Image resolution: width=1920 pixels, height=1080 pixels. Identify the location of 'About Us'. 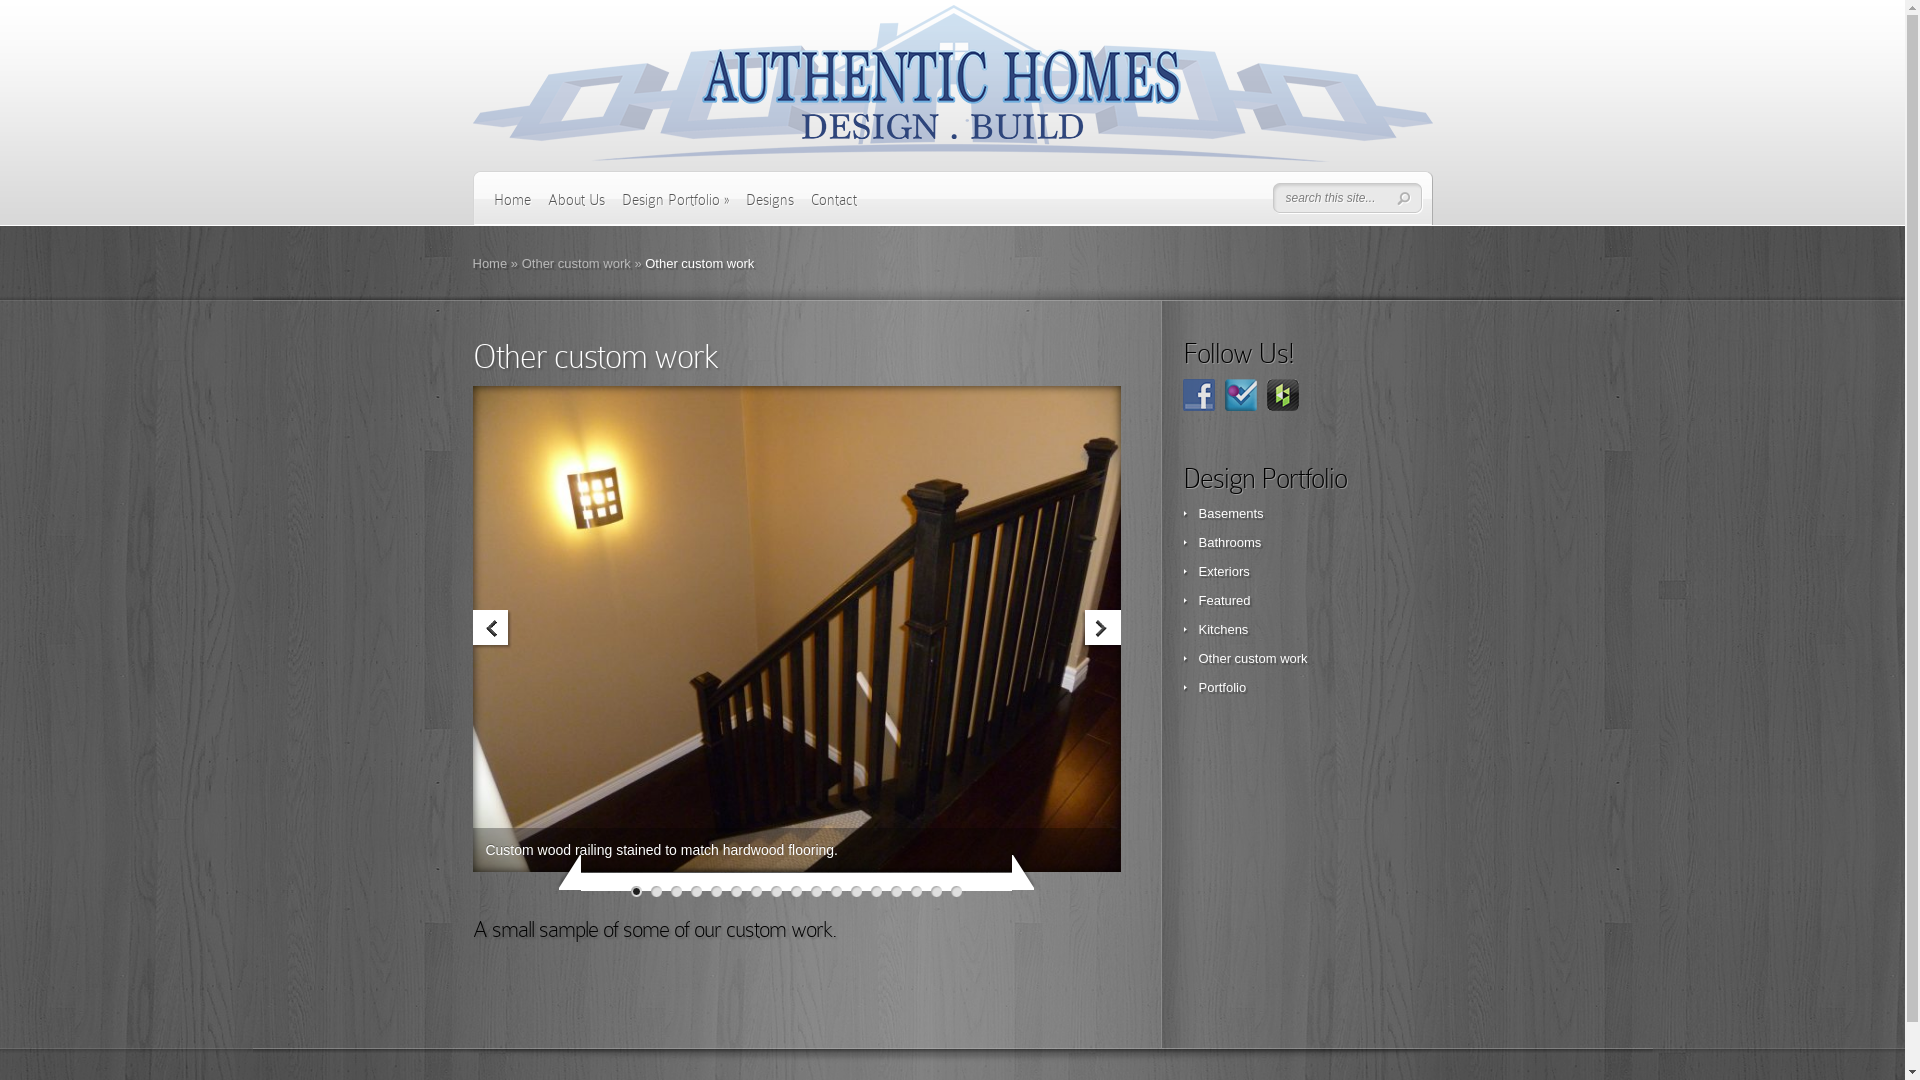
(575, 207).